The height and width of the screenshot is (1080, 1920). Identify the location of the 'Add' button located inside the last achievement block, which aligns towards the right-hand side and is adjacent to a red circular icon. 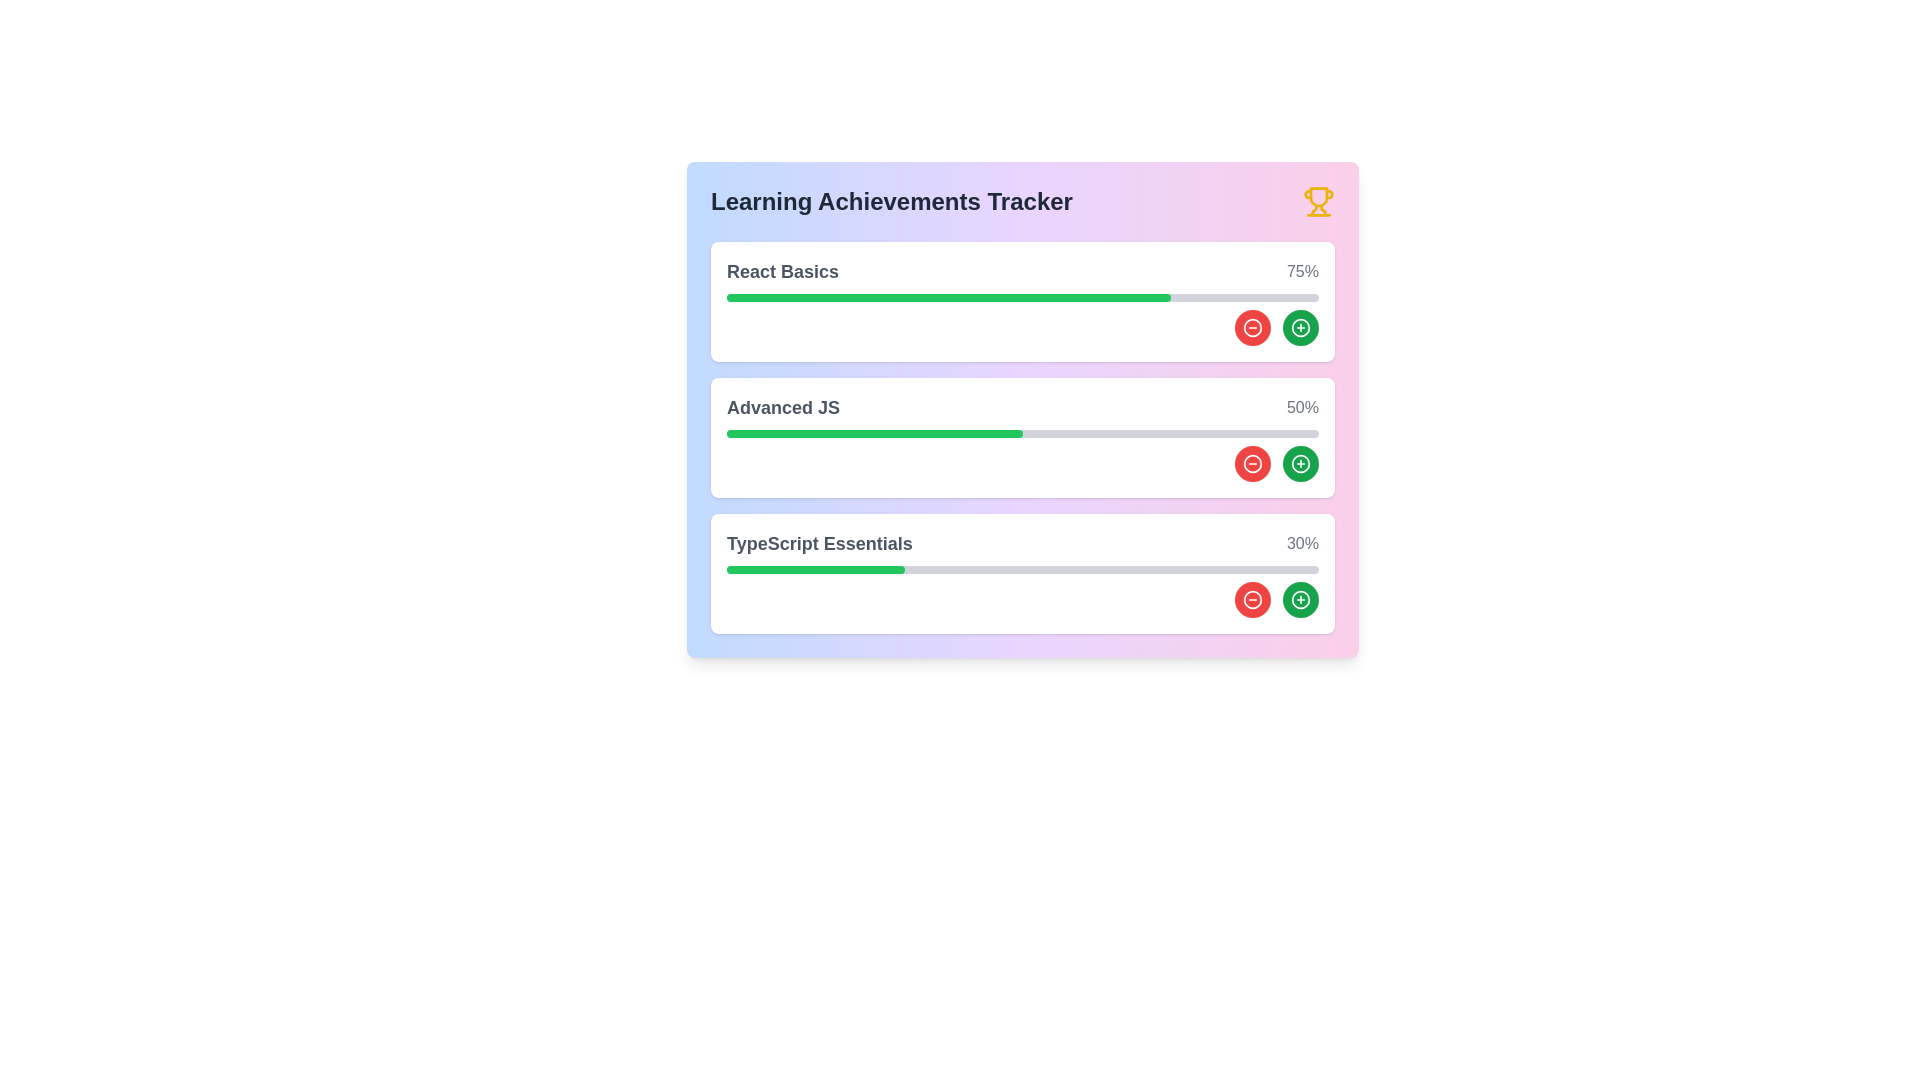
(1300, 326).